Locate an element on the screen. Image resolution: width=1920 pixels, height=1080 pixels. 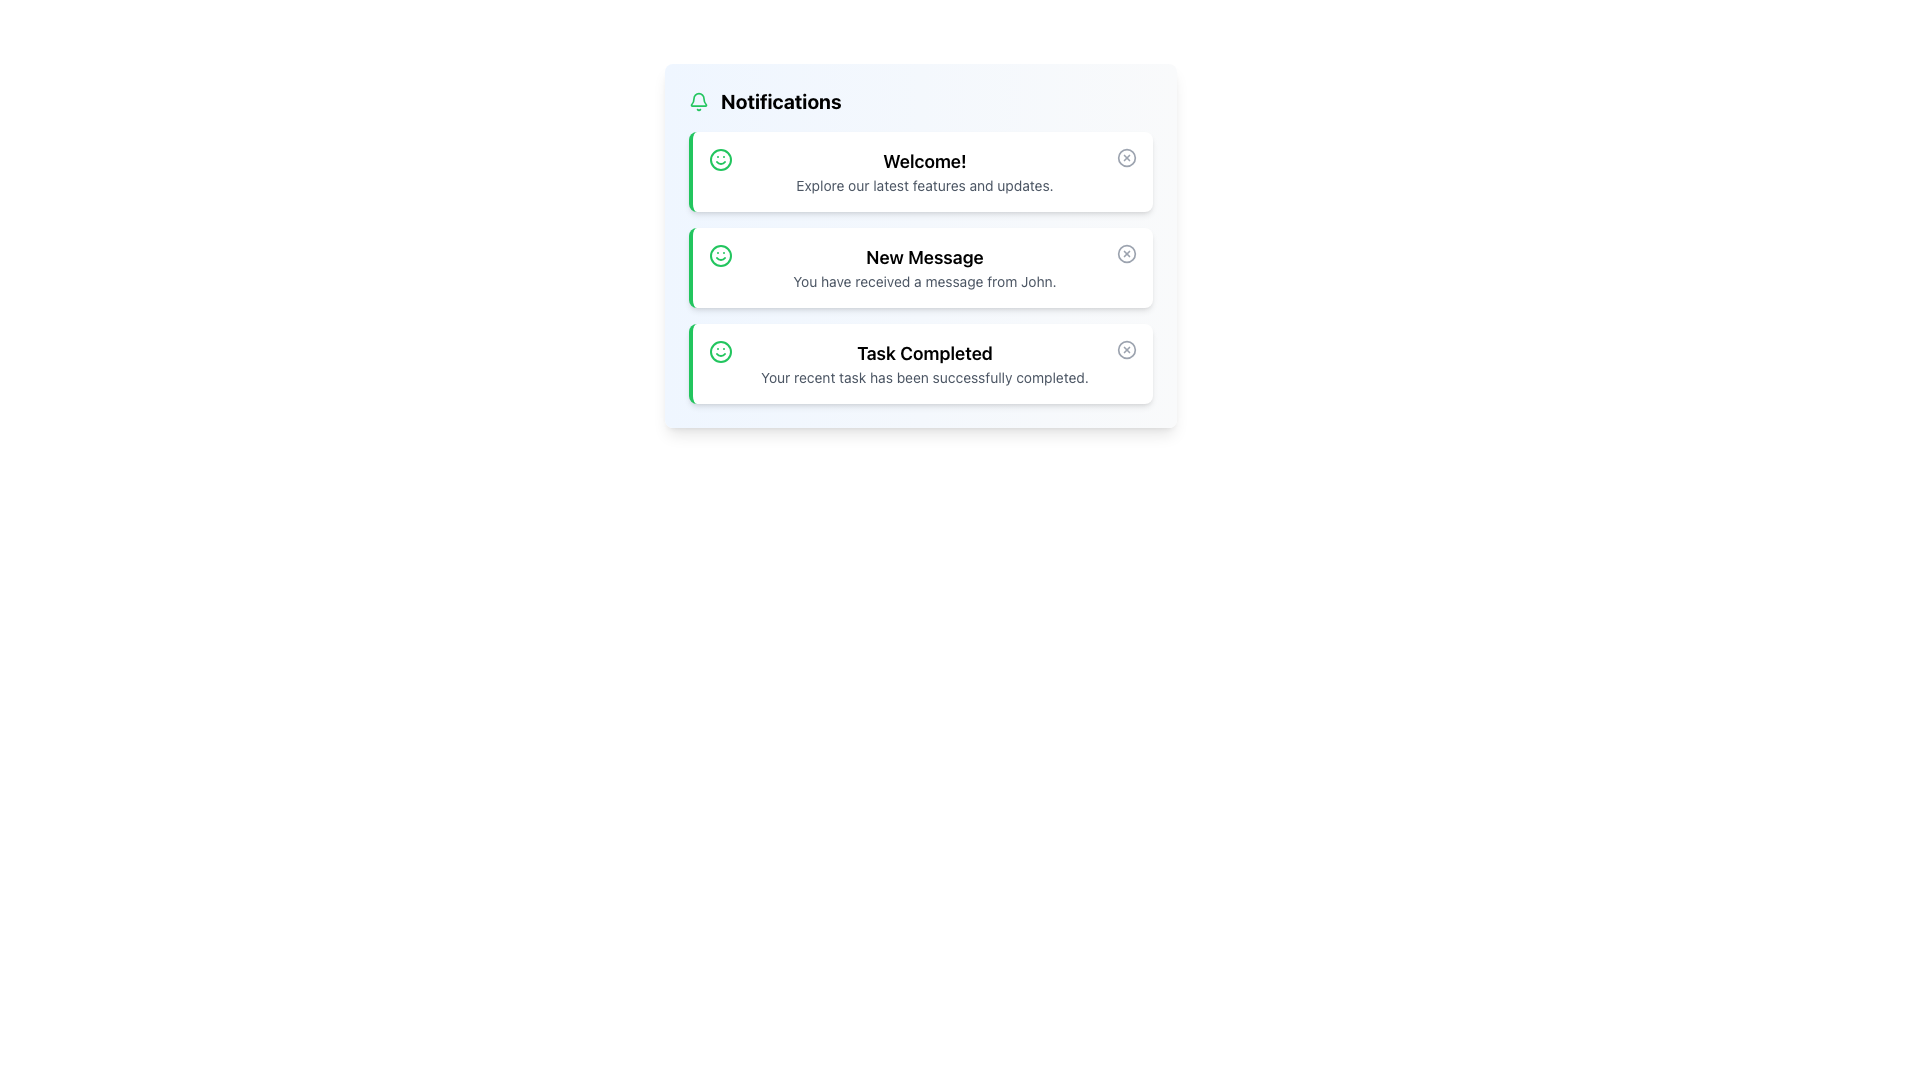
the round smiley face icon outlined in green, located in the top-left corner of the first notification panel which has the heading 'Welcome!' is located at coordinates (720, 158).